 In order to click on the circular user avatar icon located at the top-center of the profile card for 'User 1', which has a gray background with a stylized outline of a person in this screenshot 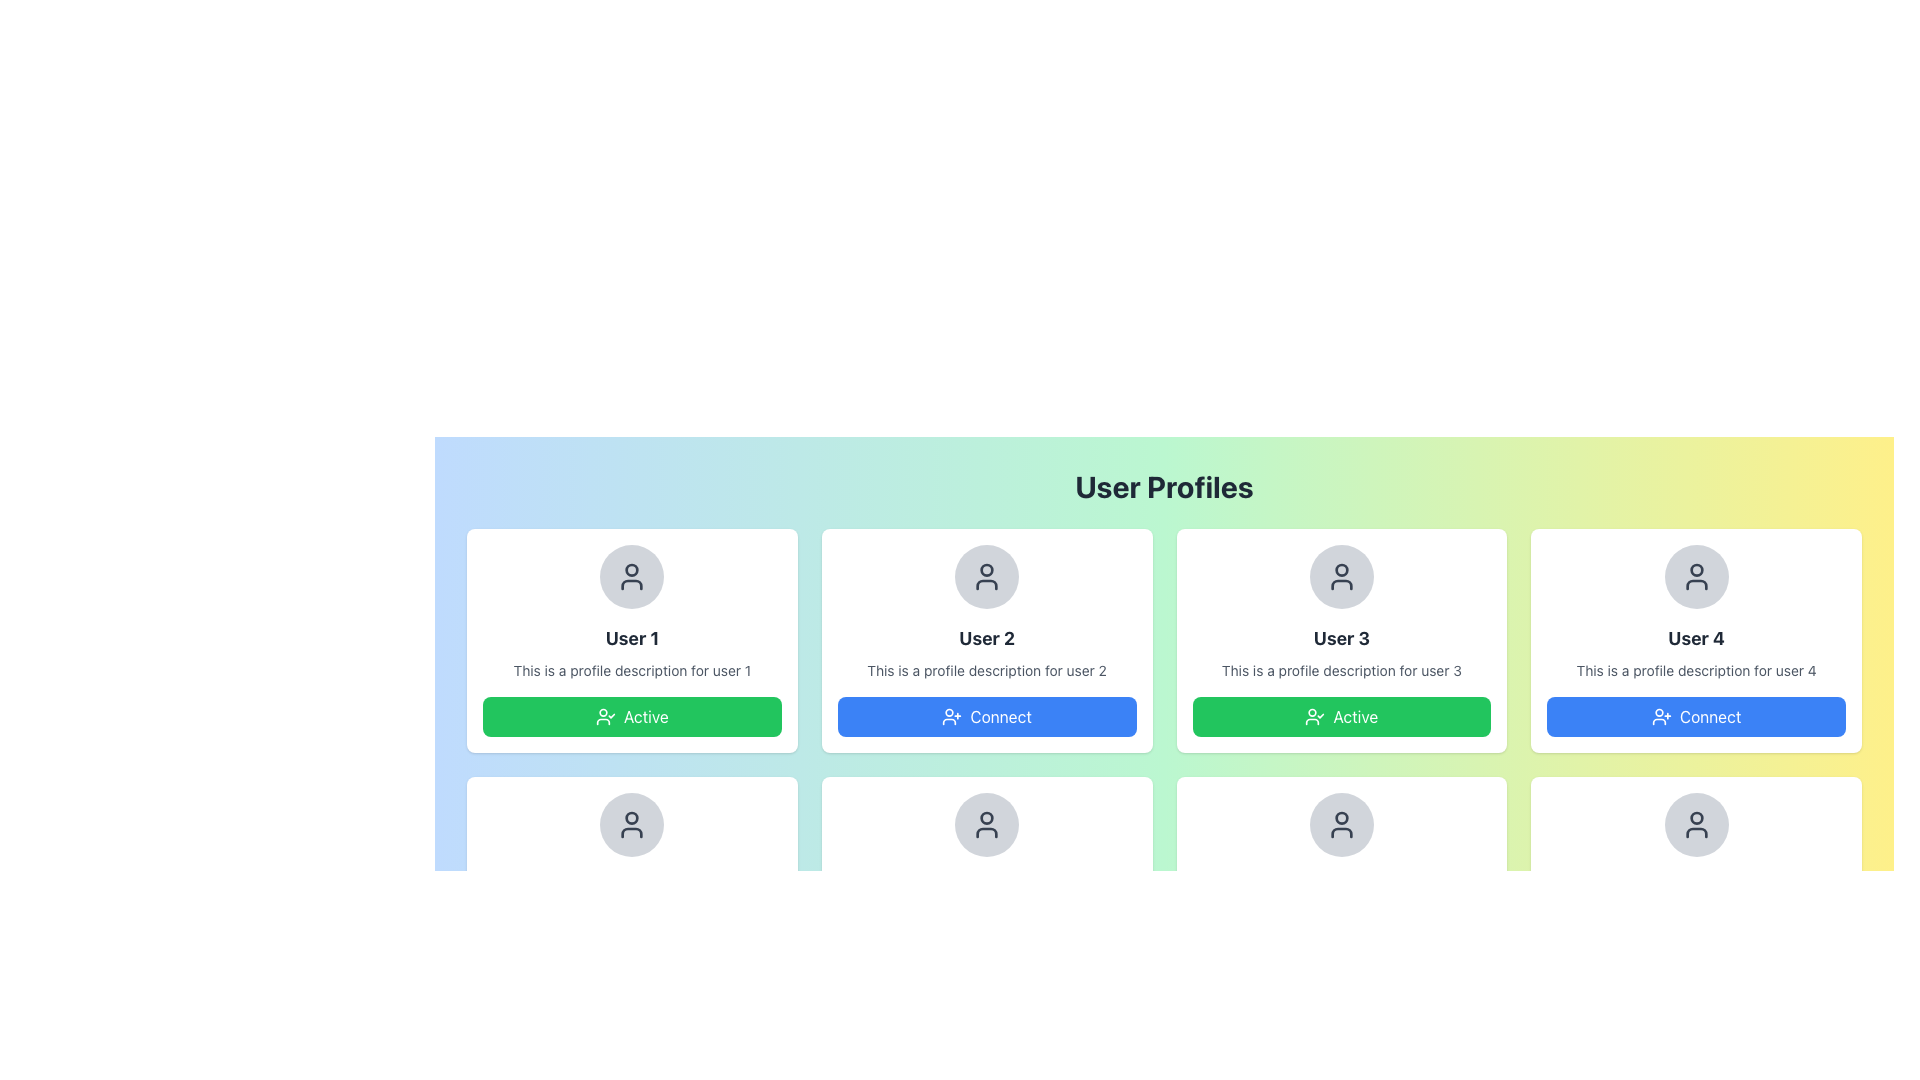, I will do `click(631, 577)`.